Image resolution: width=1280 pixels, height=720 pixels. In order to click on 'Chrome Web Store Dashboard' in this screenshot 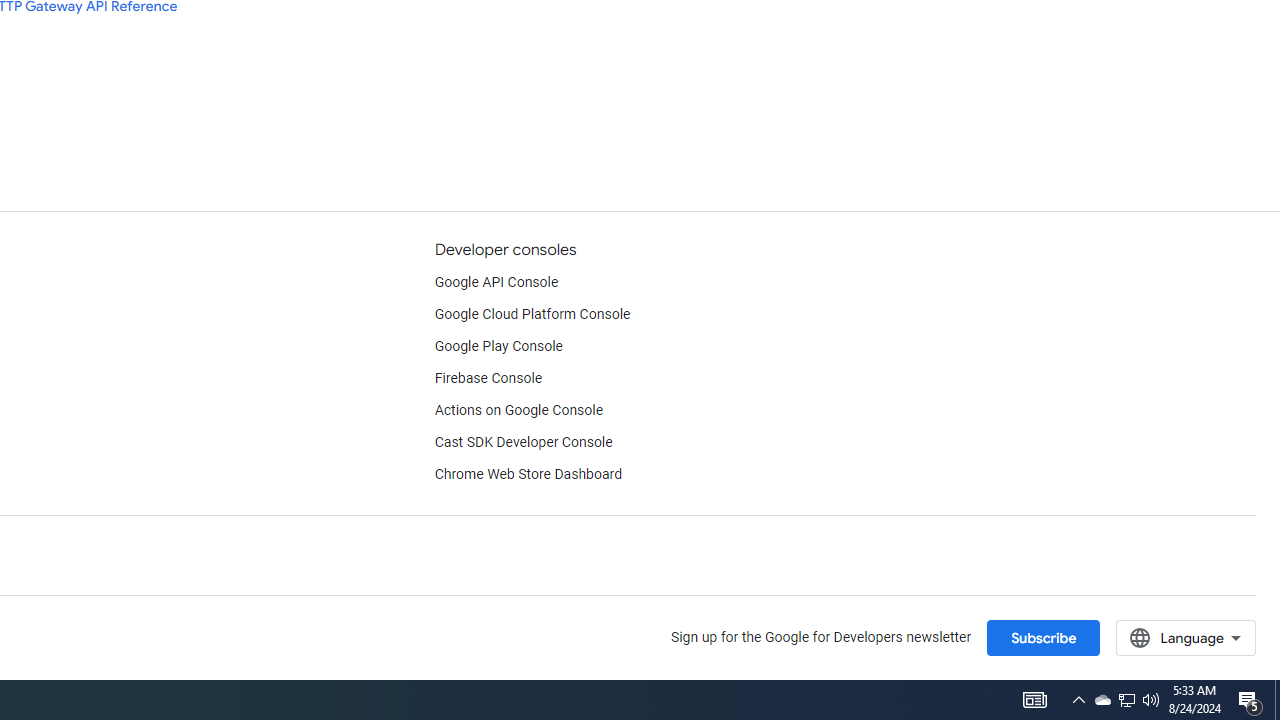, I will do `click(528, 475)`.